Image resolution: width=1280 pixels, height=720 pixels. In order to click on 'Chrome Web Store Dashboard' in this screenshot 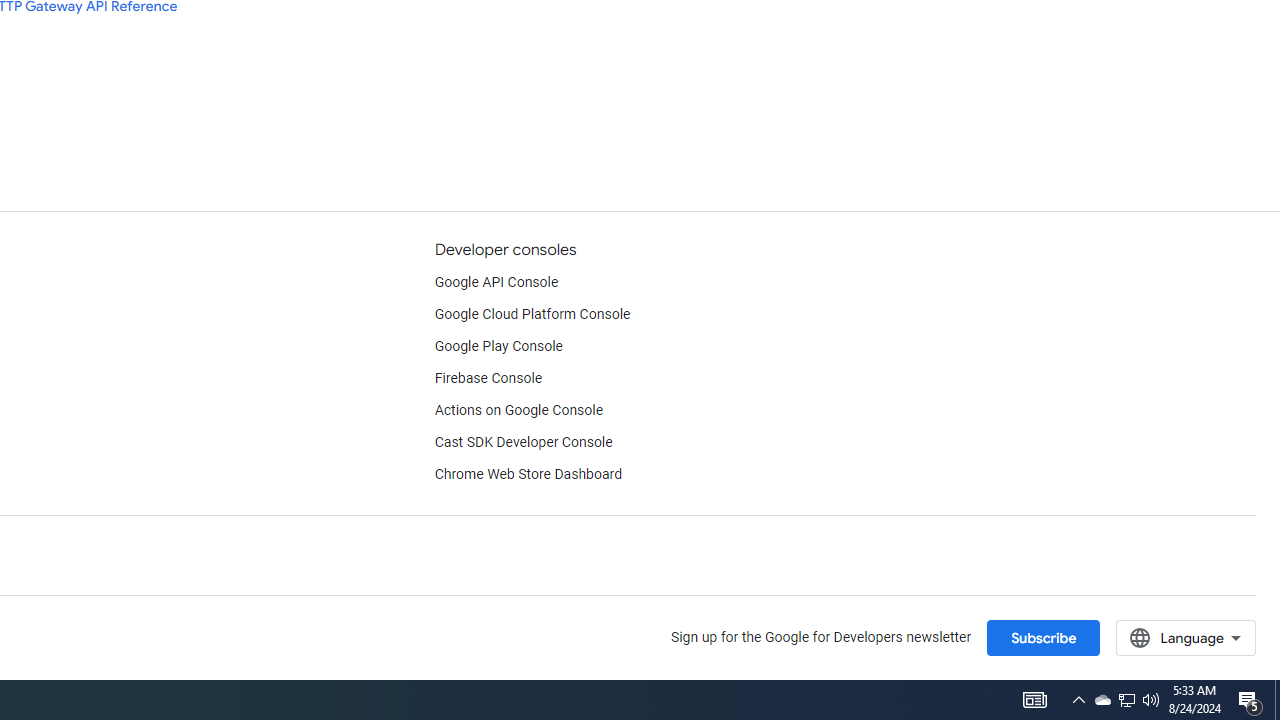, I will do `click(528, 475)`.